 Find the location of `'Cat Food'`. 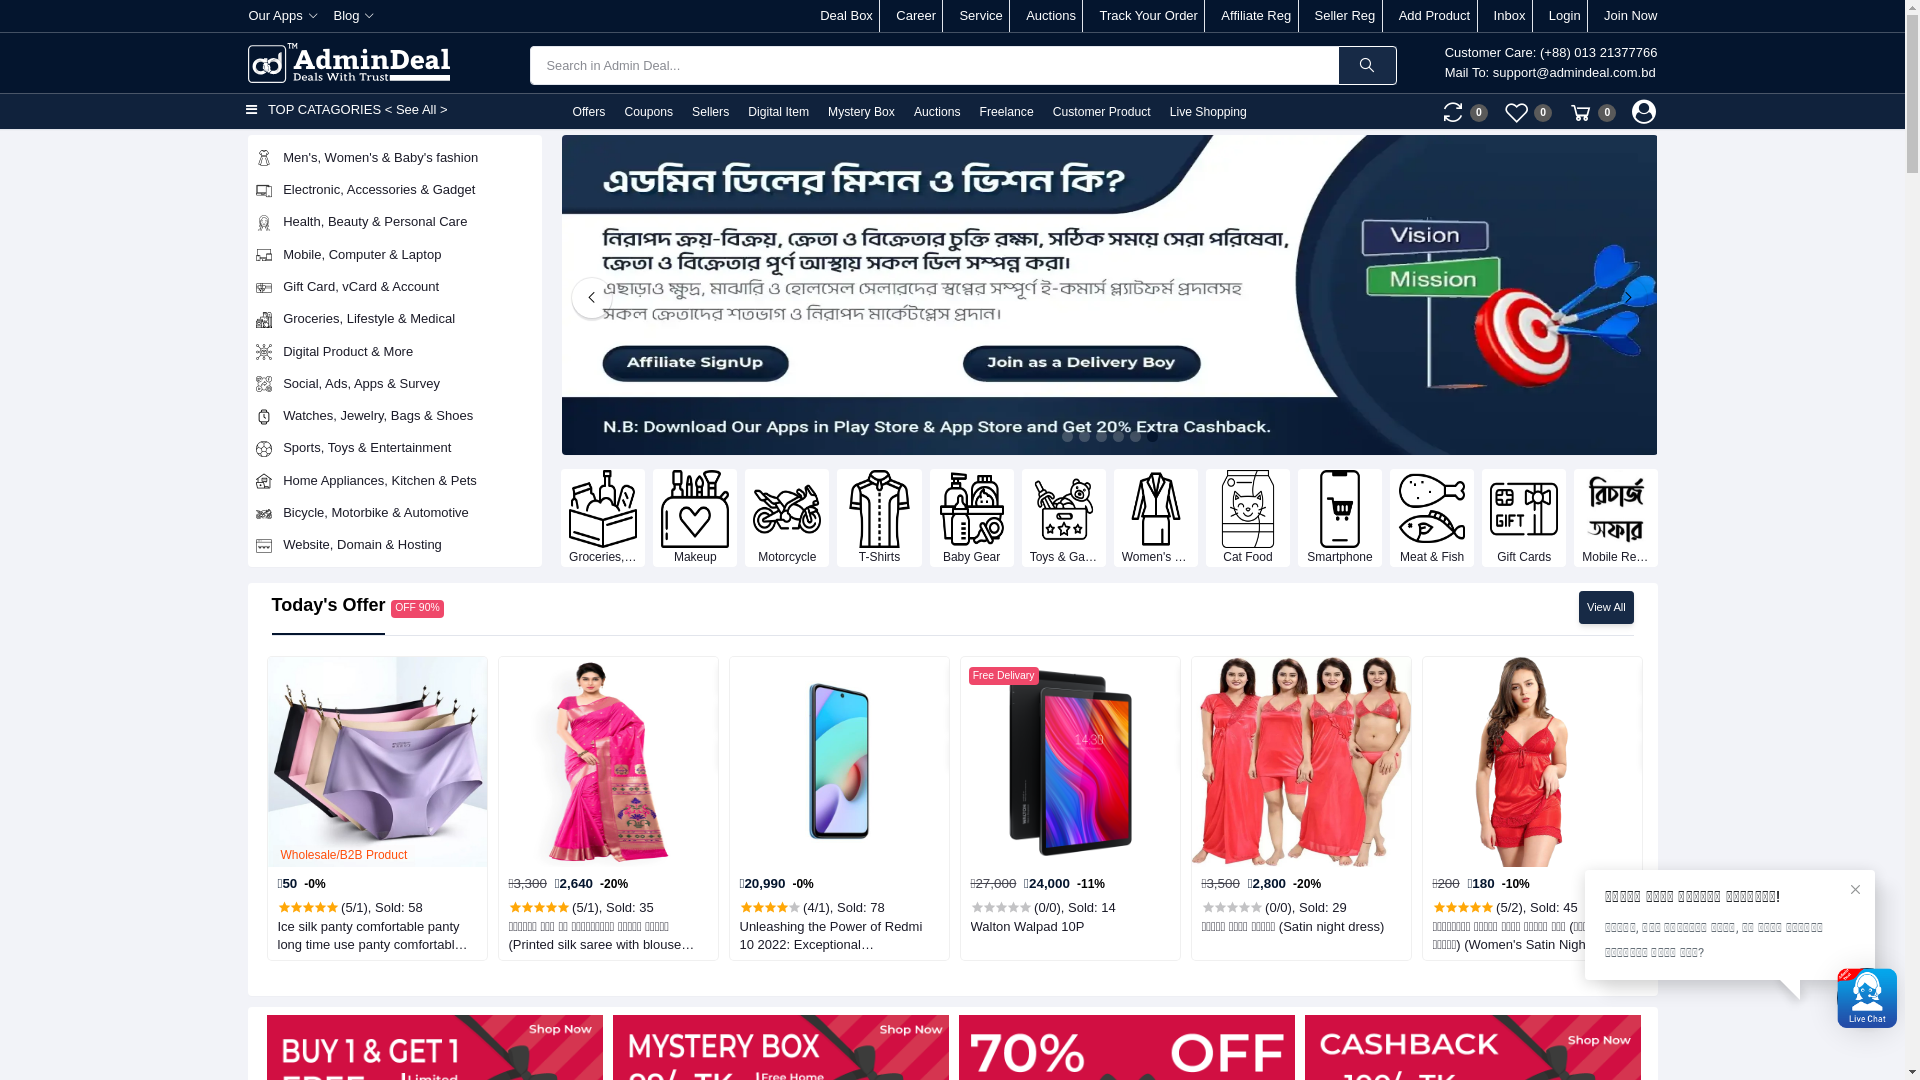

'Cat Food' is located at coordinates (1247, 516).